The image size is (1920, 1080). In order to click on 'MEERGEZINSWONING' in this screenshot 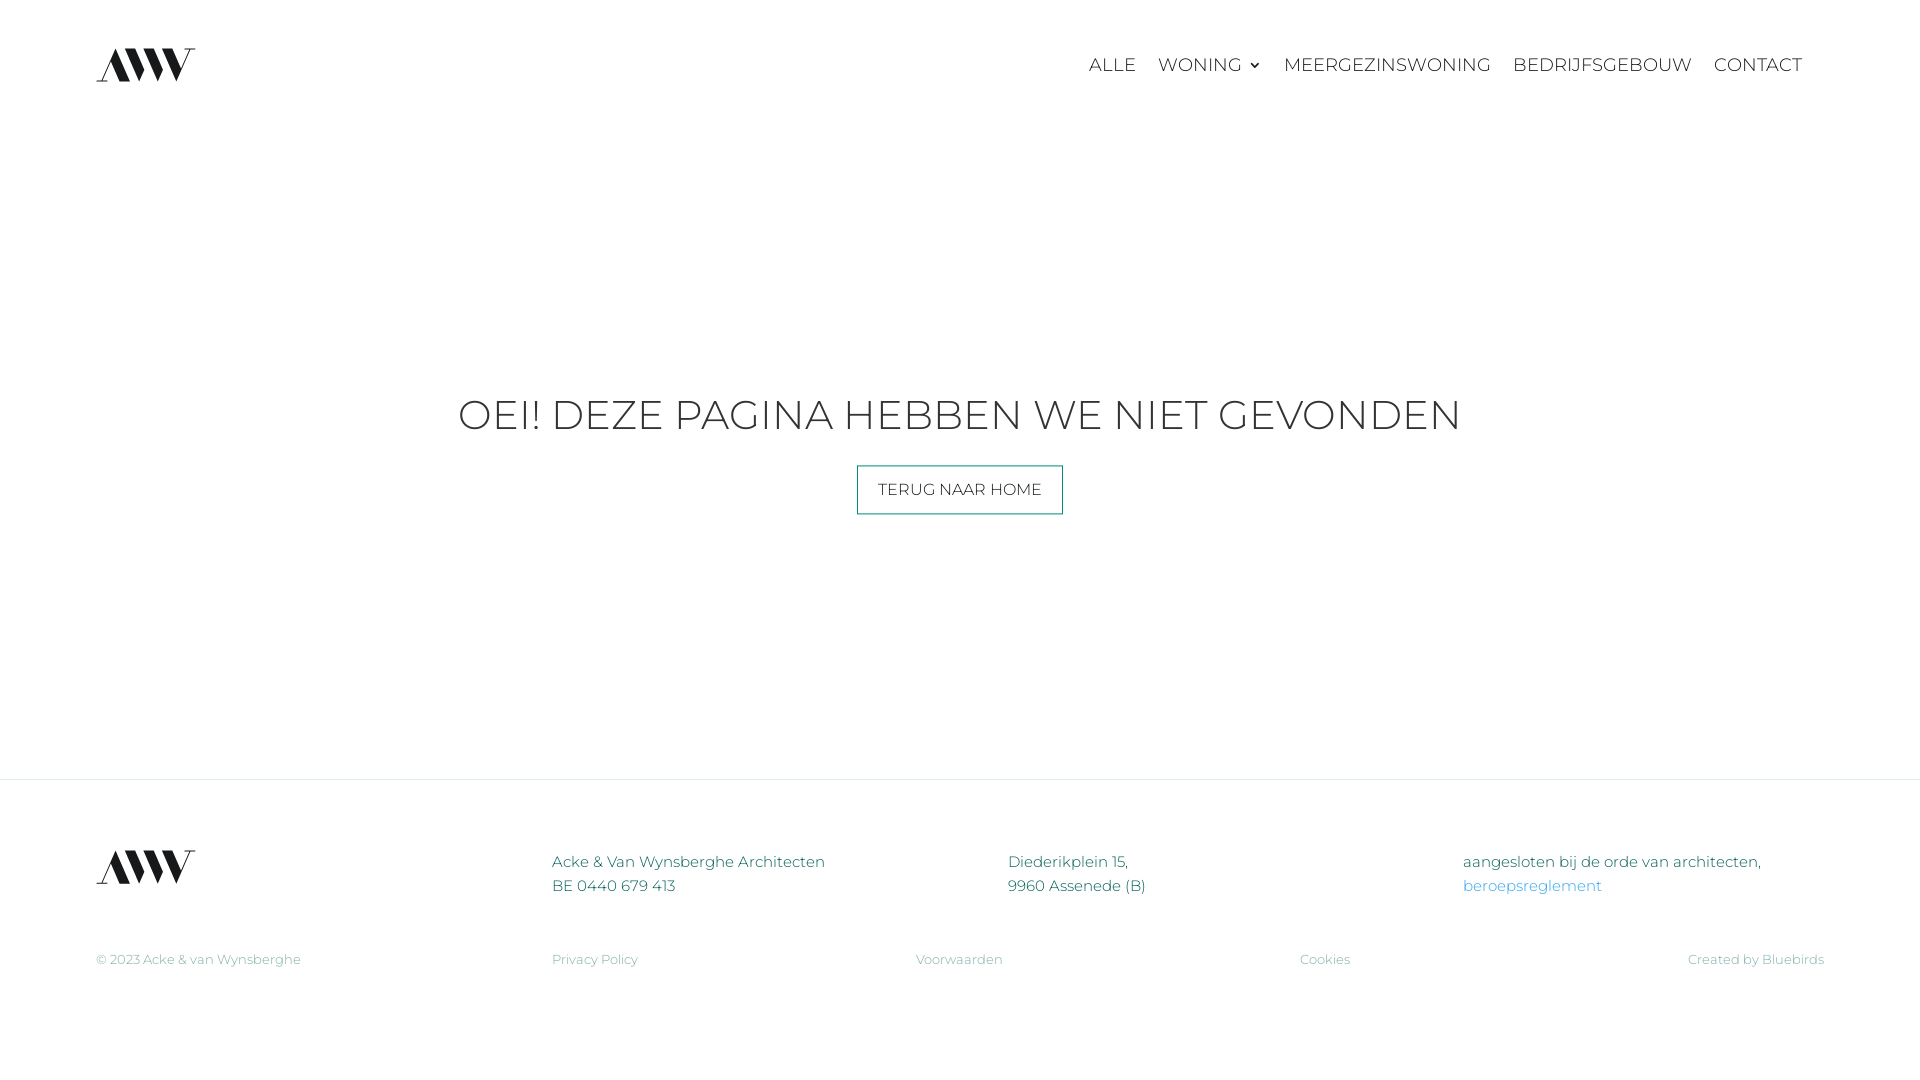, I will do `click(1386, 64)`.